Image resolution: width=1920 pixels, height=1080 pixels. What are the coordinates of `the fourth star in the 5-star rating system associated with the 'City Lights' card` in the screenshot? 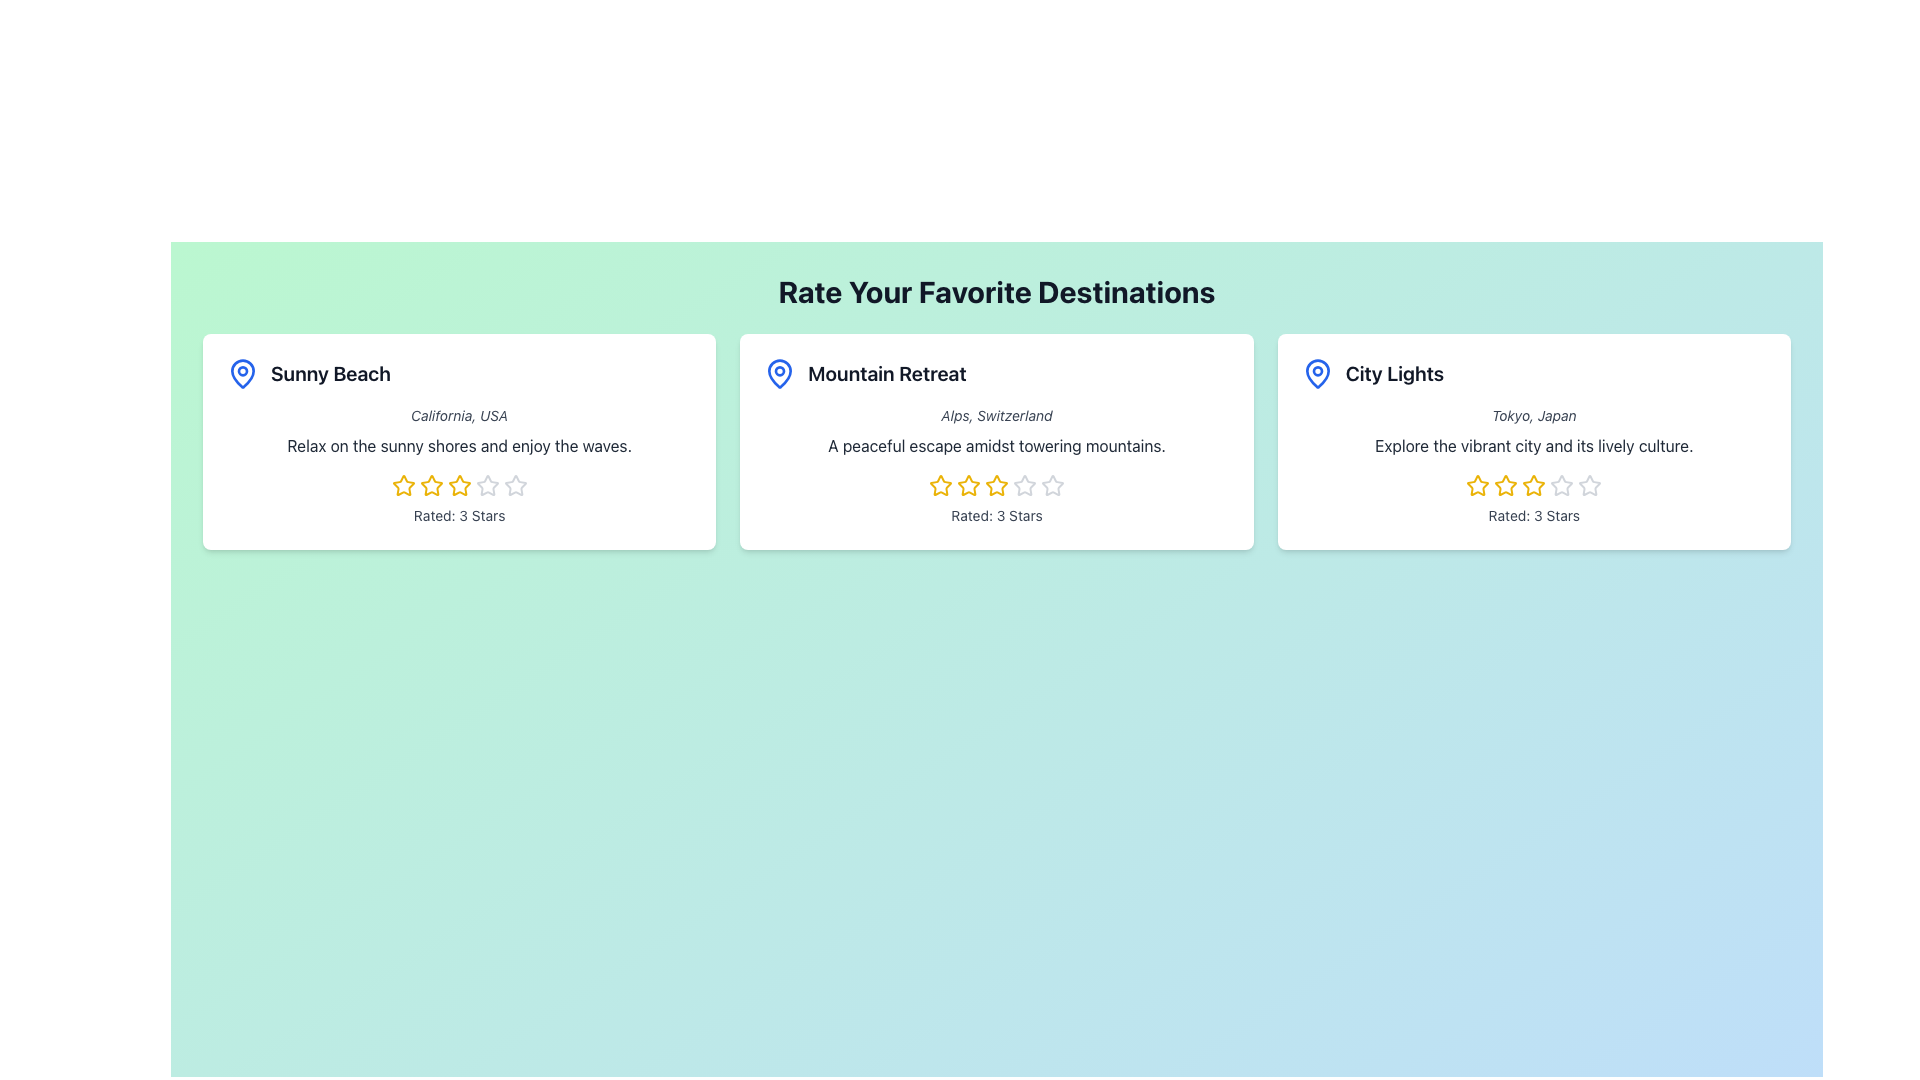 It's located at (1561, 485).